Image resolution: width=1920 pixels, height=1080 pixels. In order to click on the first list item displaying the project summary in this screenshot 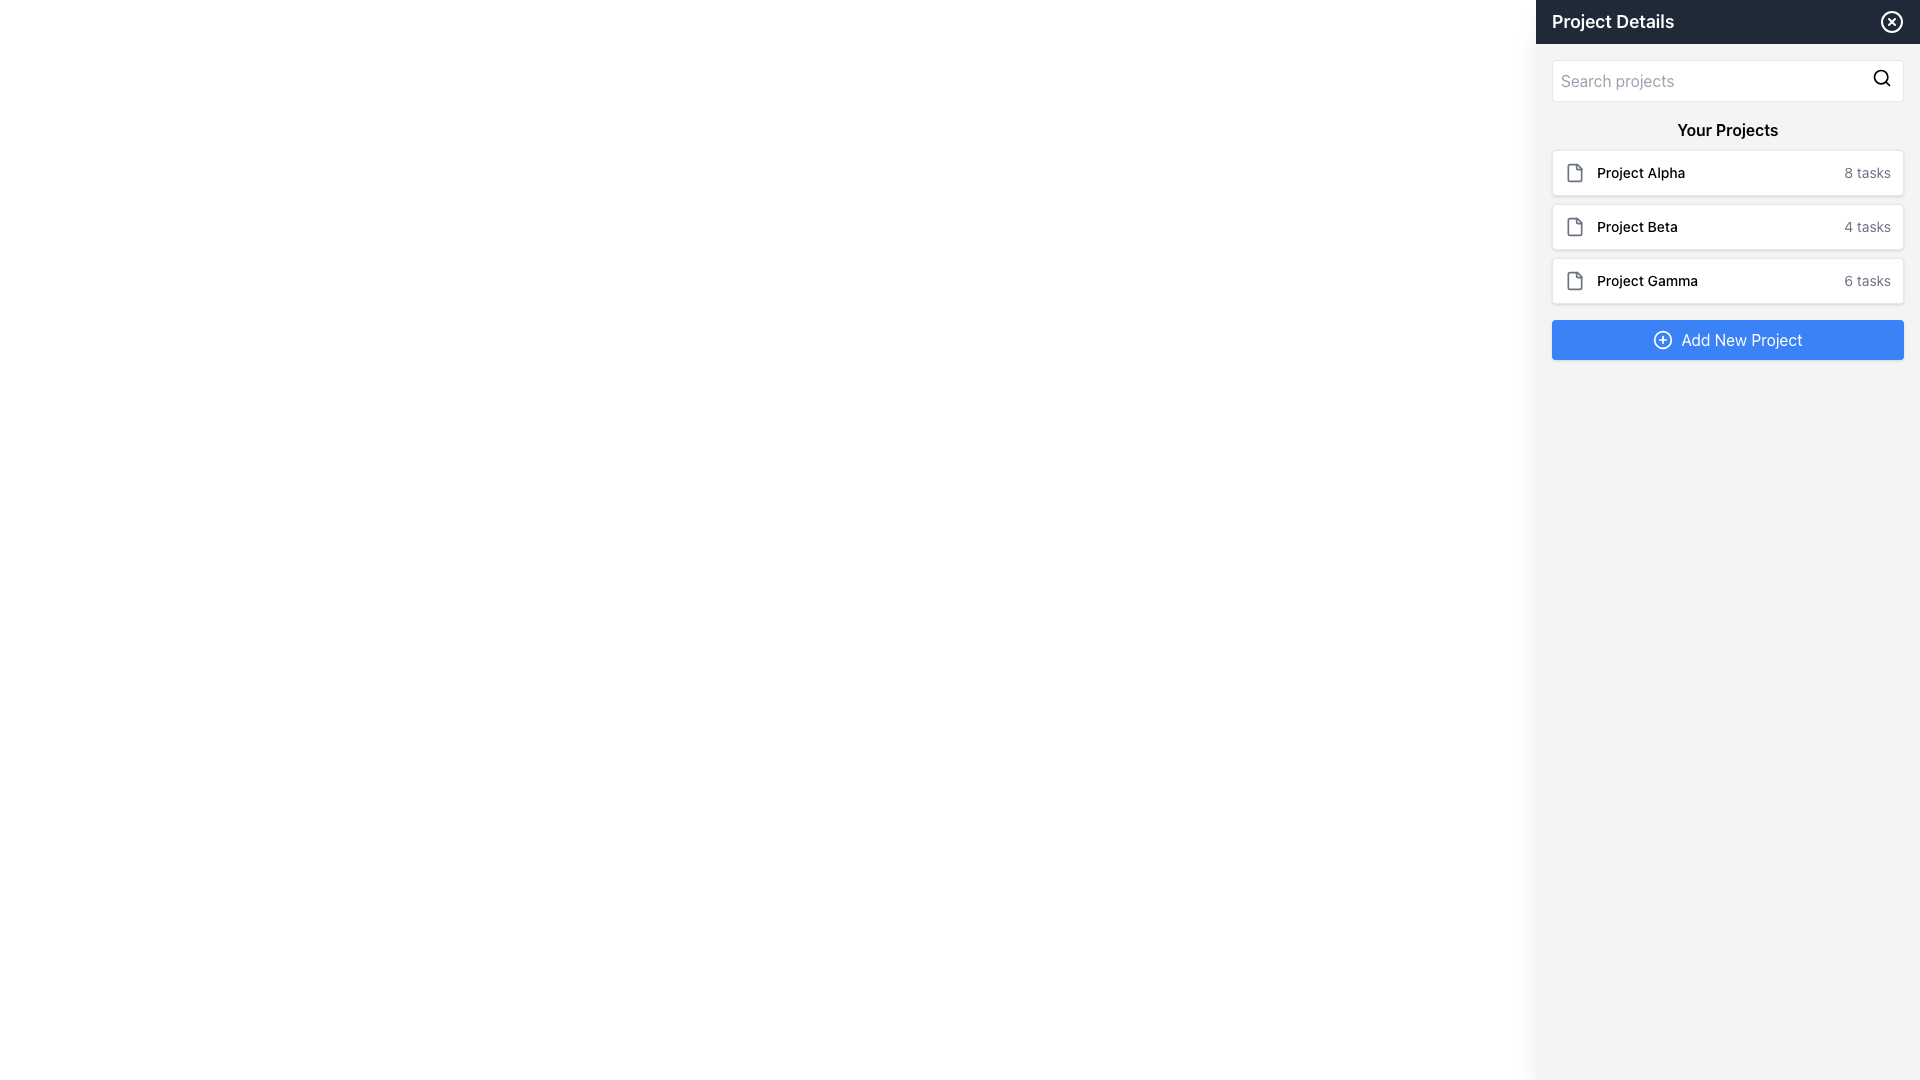, I will do `click(1727, 172)`.